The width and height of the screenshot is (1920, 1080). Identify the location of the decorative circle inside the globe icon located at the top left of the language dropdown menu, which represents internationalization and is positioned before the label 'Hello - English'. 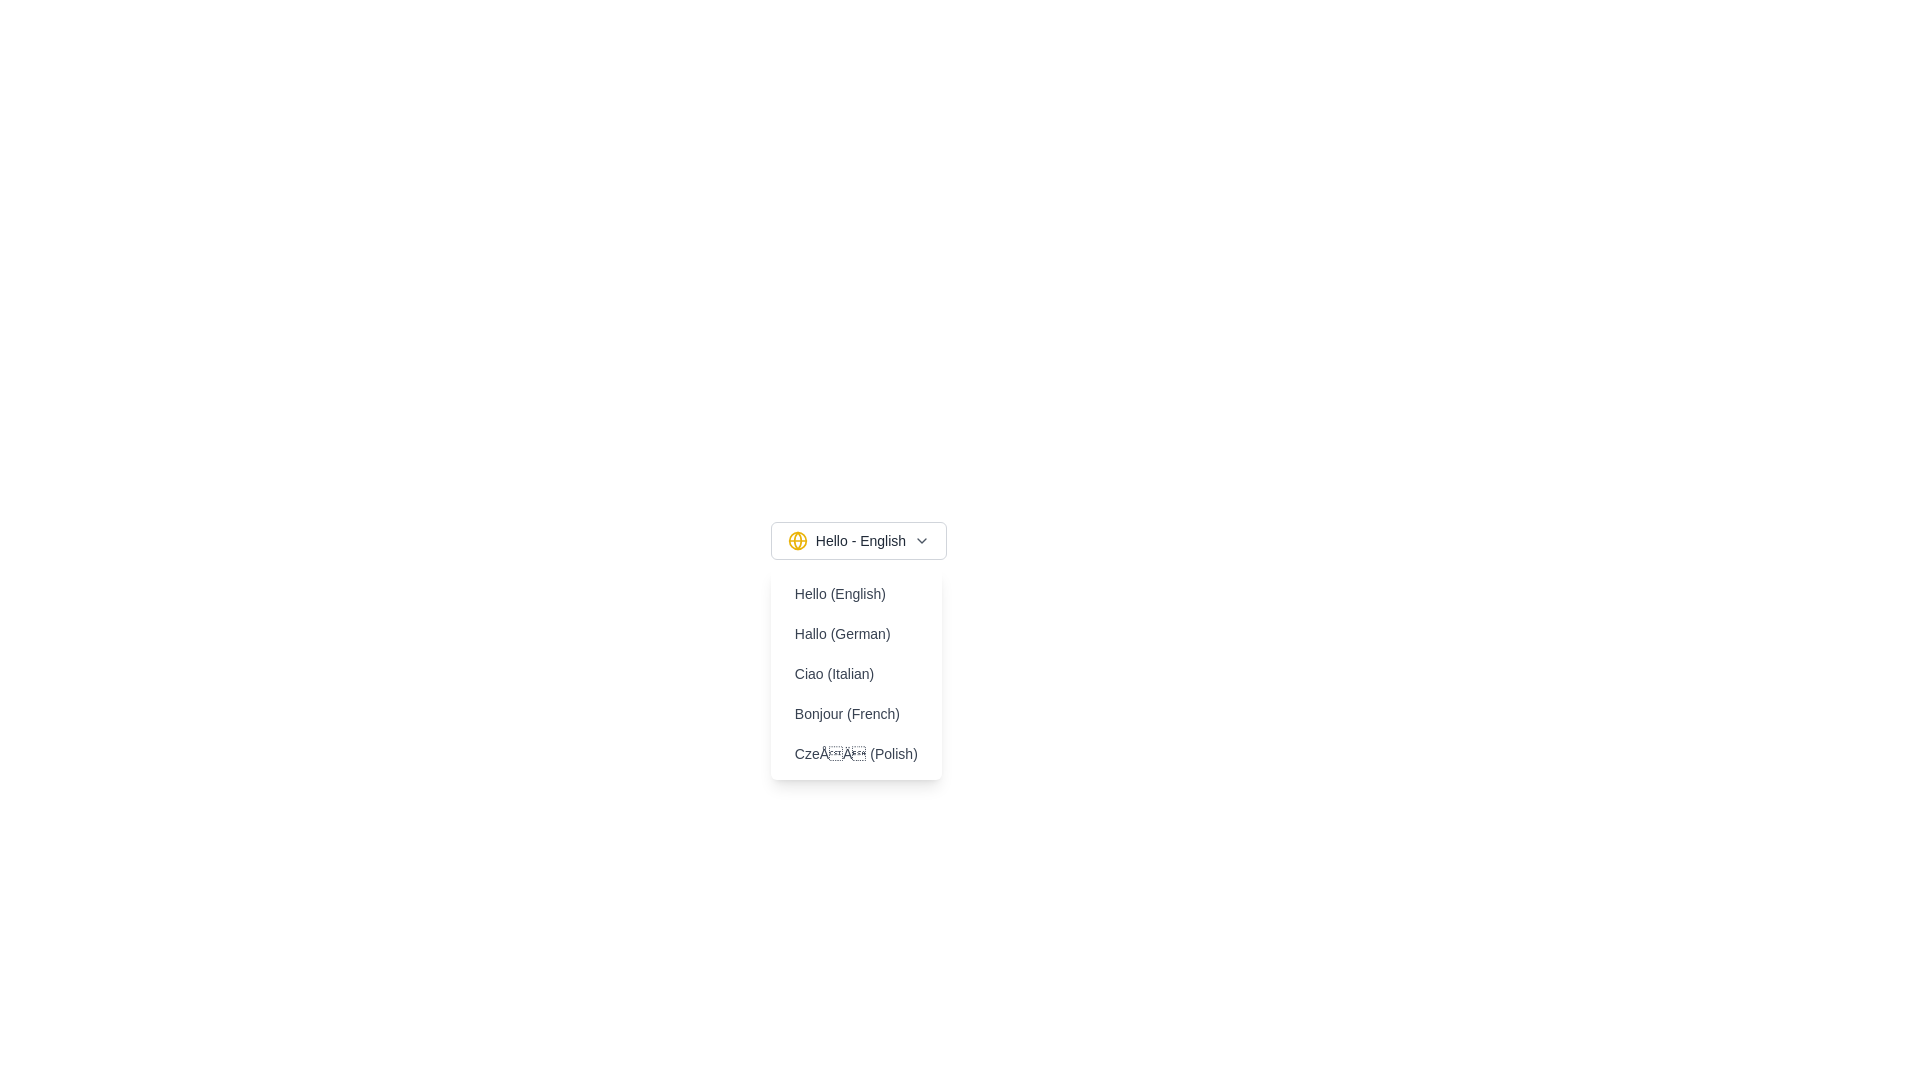
(796, 540).